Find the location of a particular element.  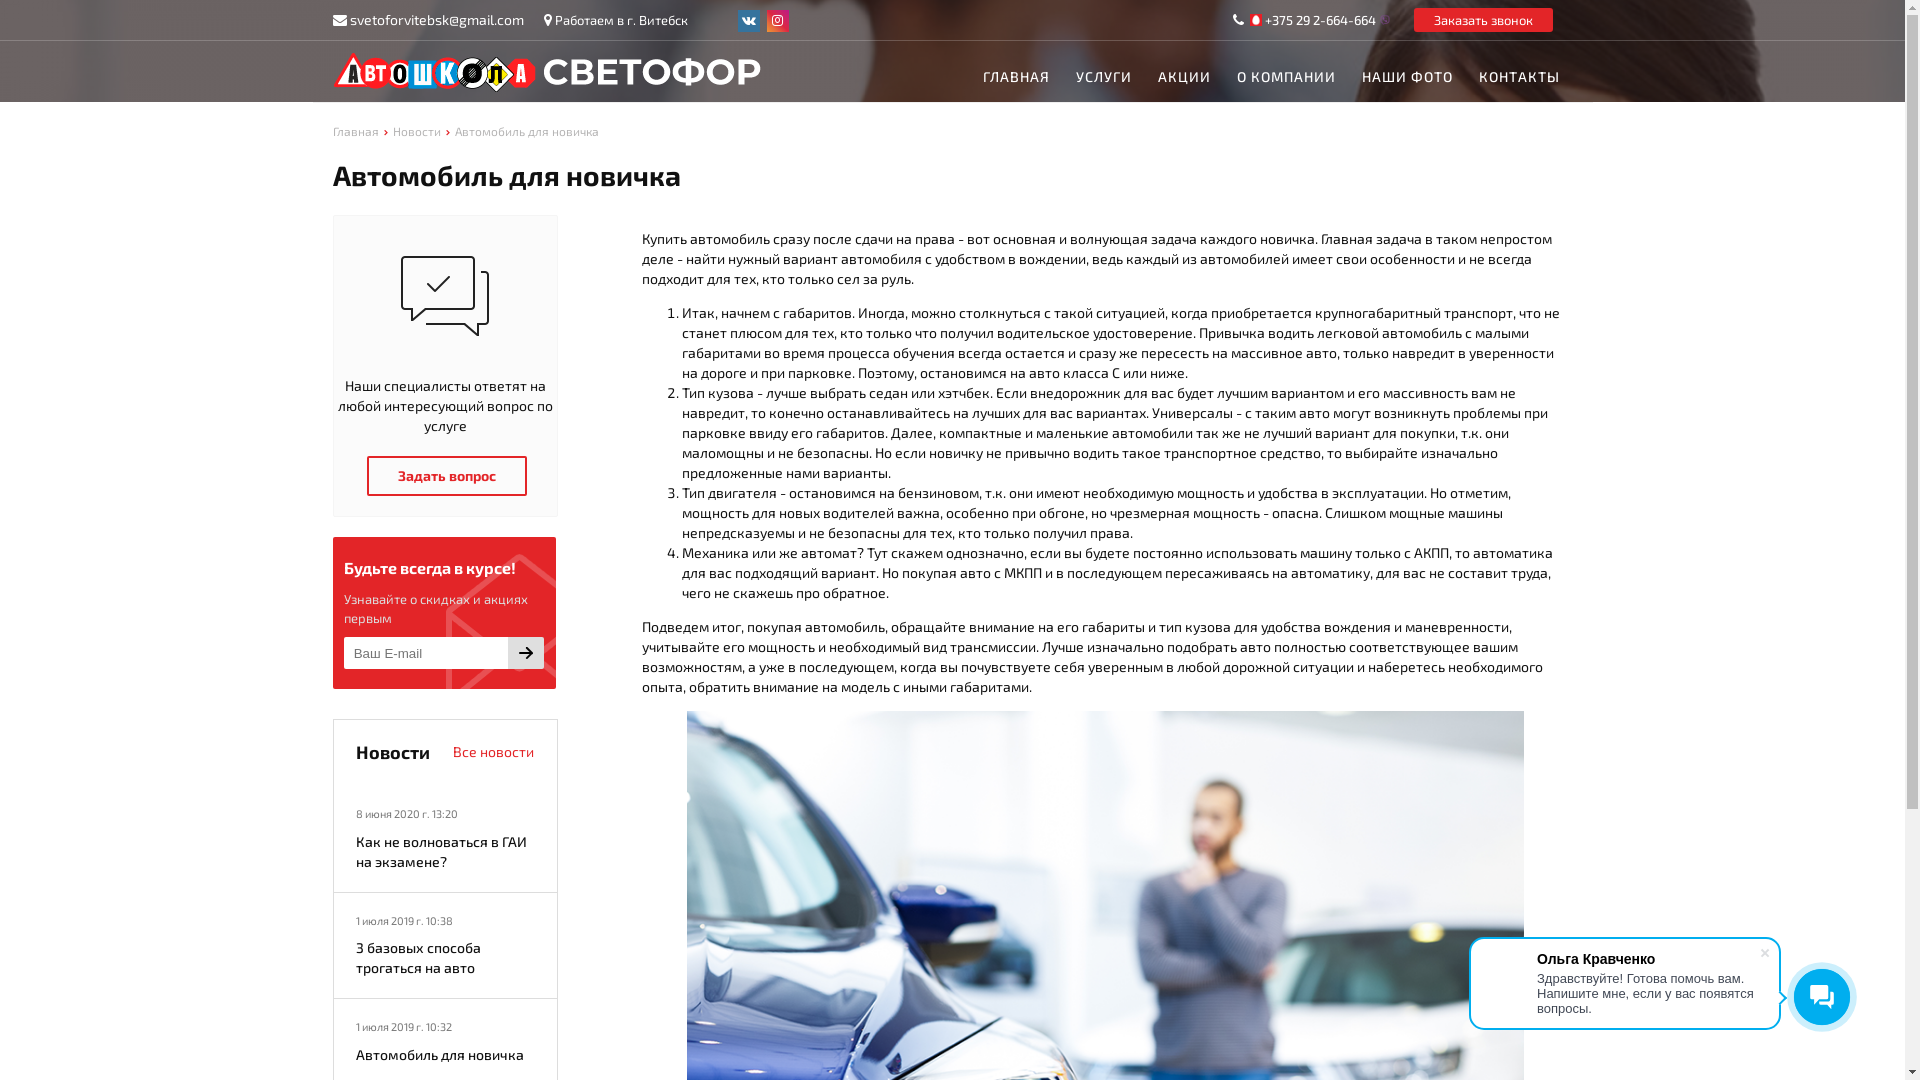

'svetoforvitebsk@gmail.com' is located at coordinates (435, 19).